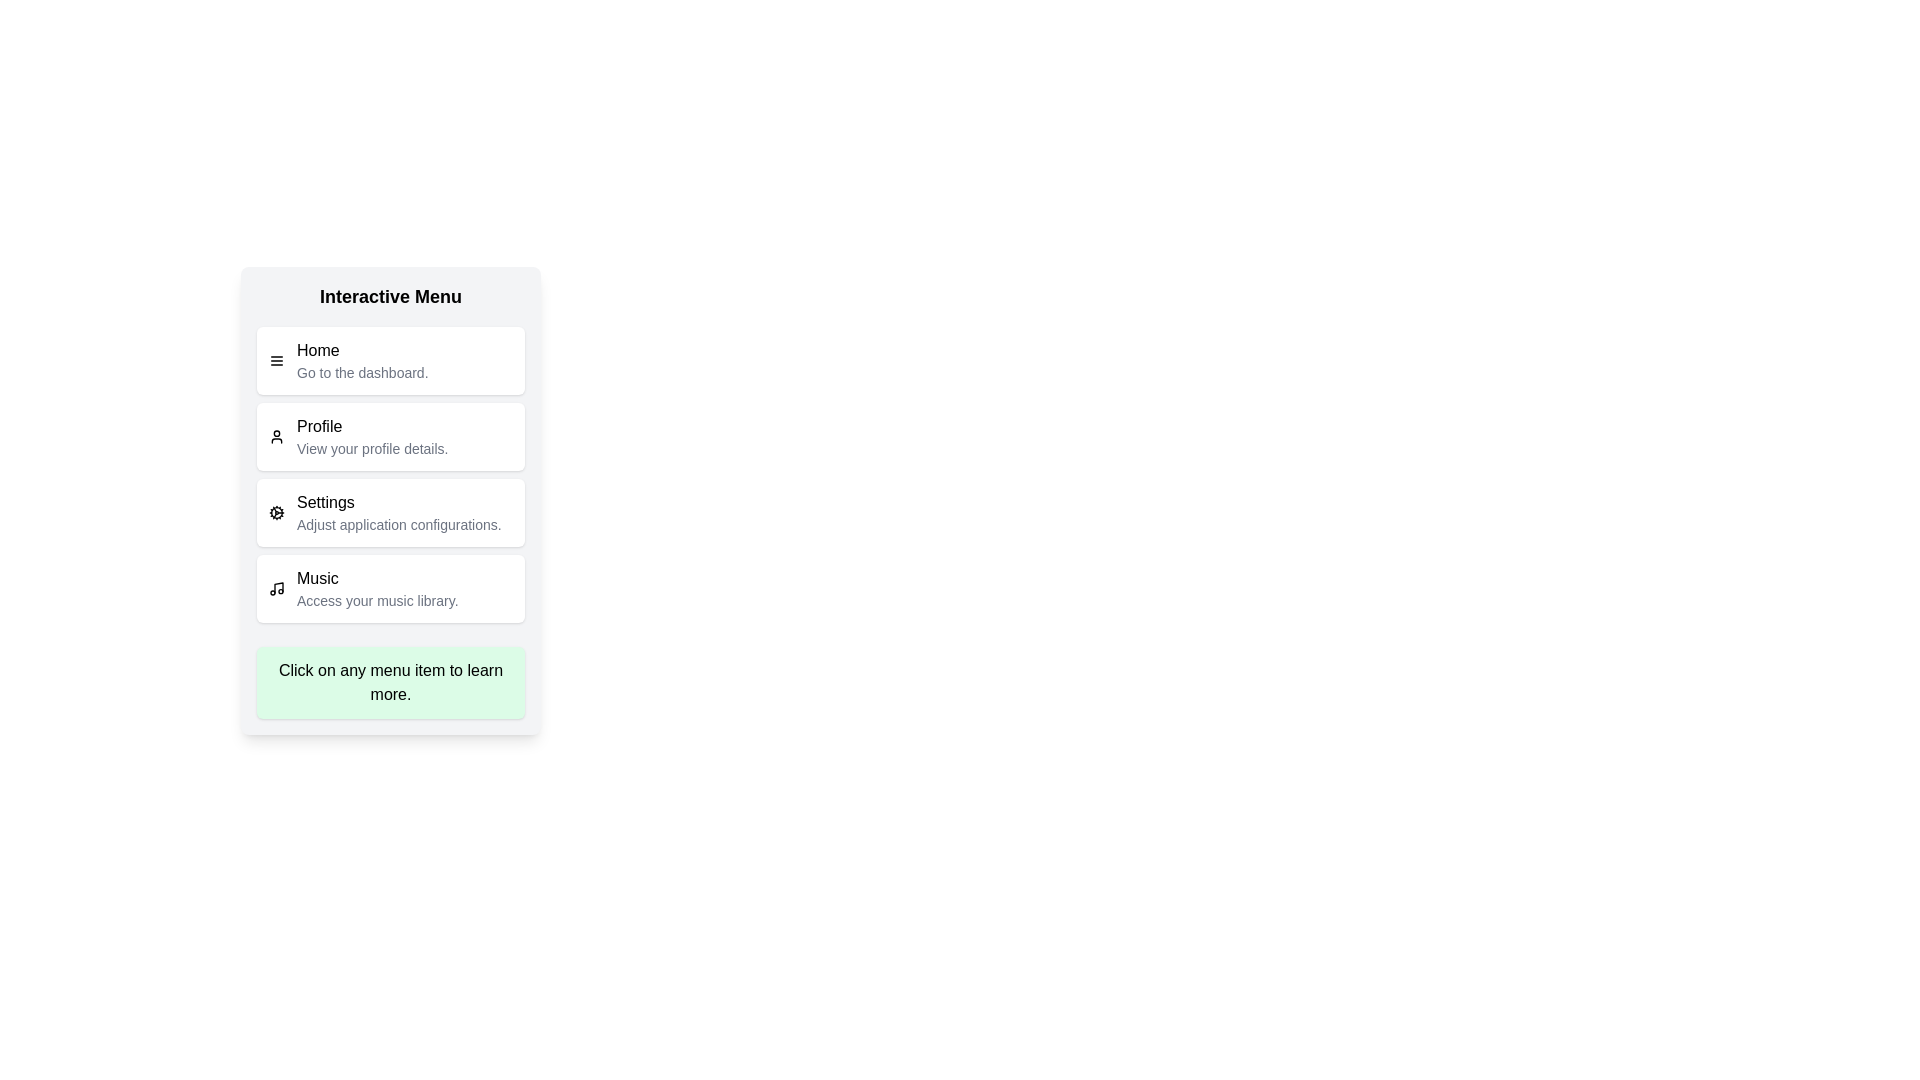  Describe the element at coordinates (390, 512) in the screenshot. I see `the menu item labeled Settings to see its hover effect` at that location.